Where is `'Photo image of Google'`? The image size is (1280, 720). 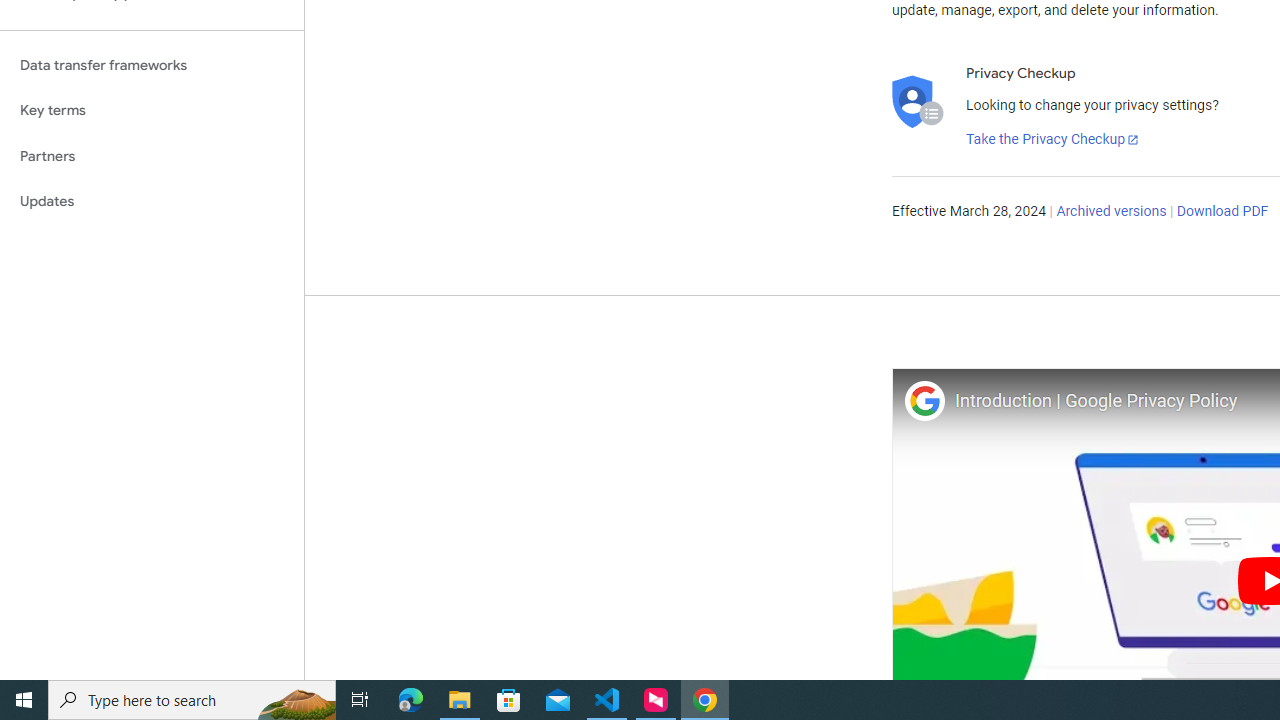
'Photo image of Google' is located at coordinates (923, 400).